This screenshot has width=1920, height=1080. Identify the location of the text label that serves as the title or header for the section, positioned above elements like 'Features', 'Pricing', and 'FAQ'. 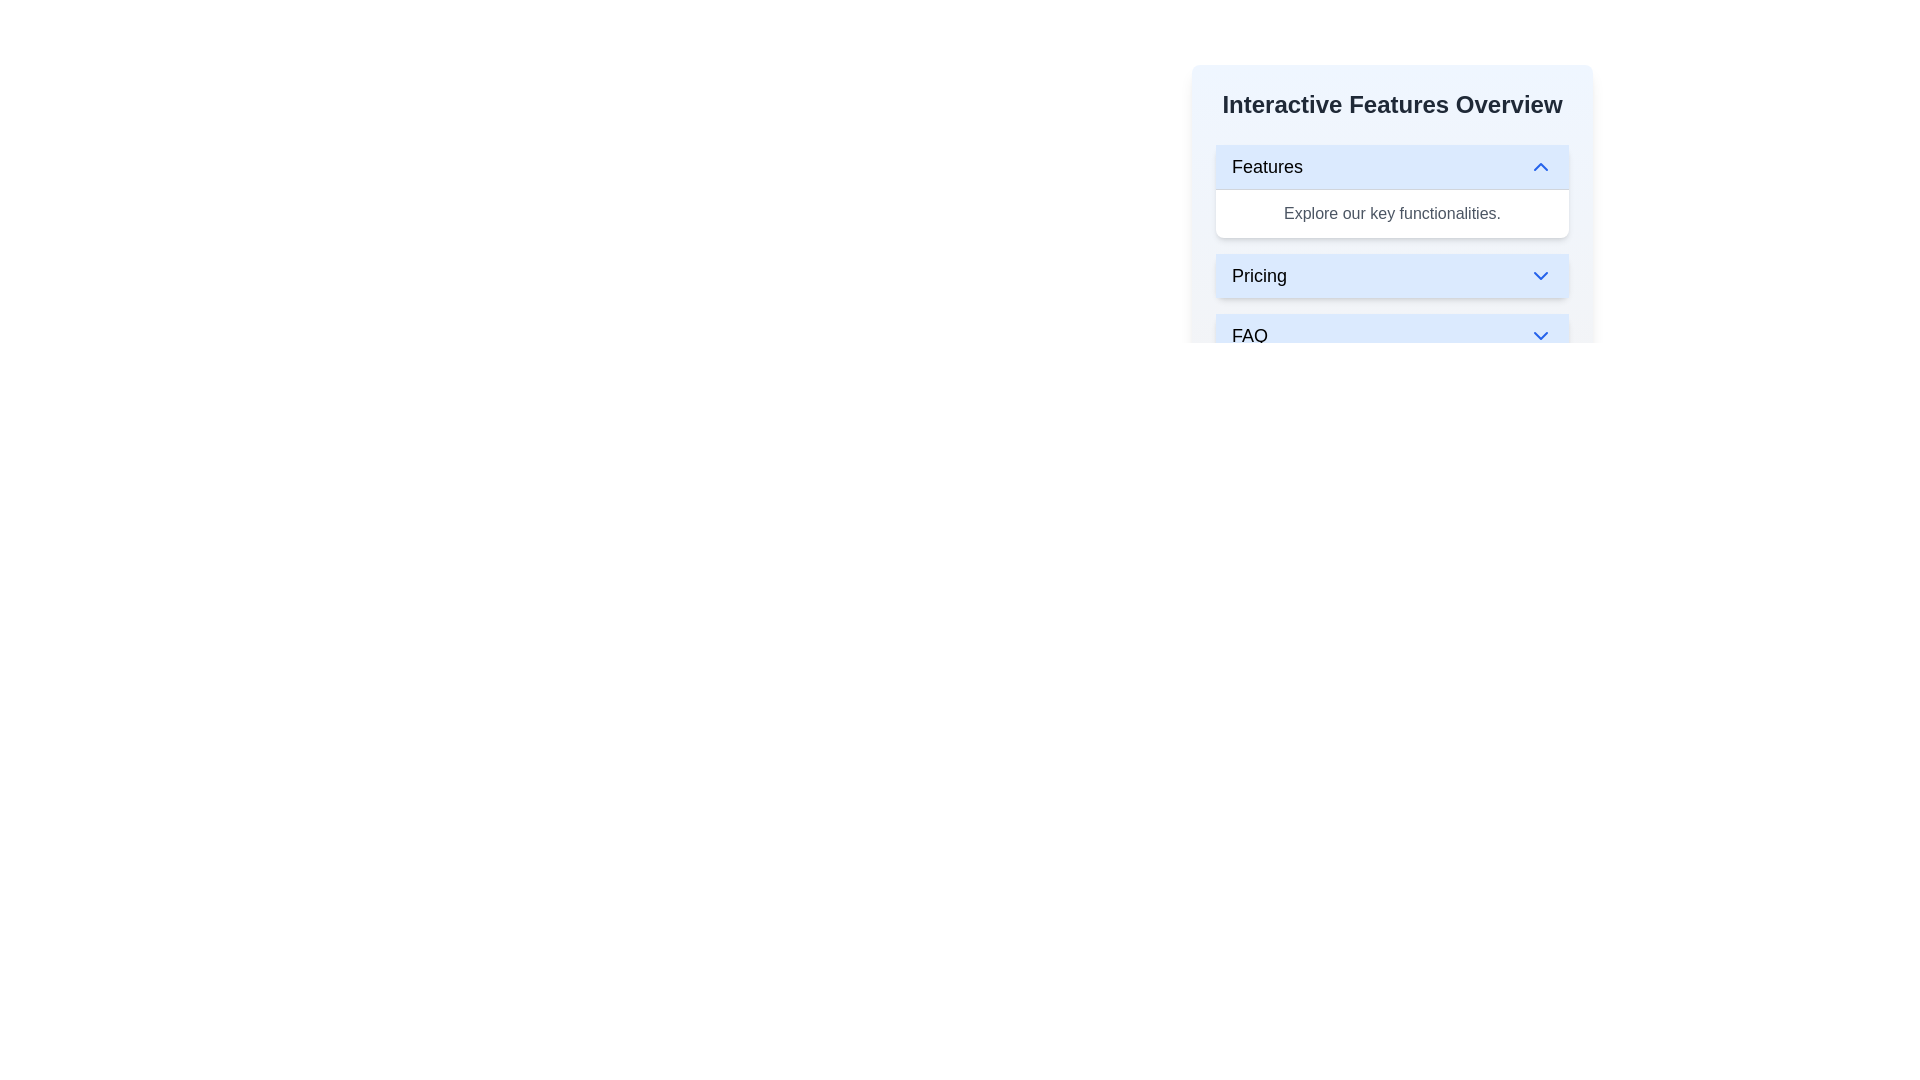
(1391, 104).